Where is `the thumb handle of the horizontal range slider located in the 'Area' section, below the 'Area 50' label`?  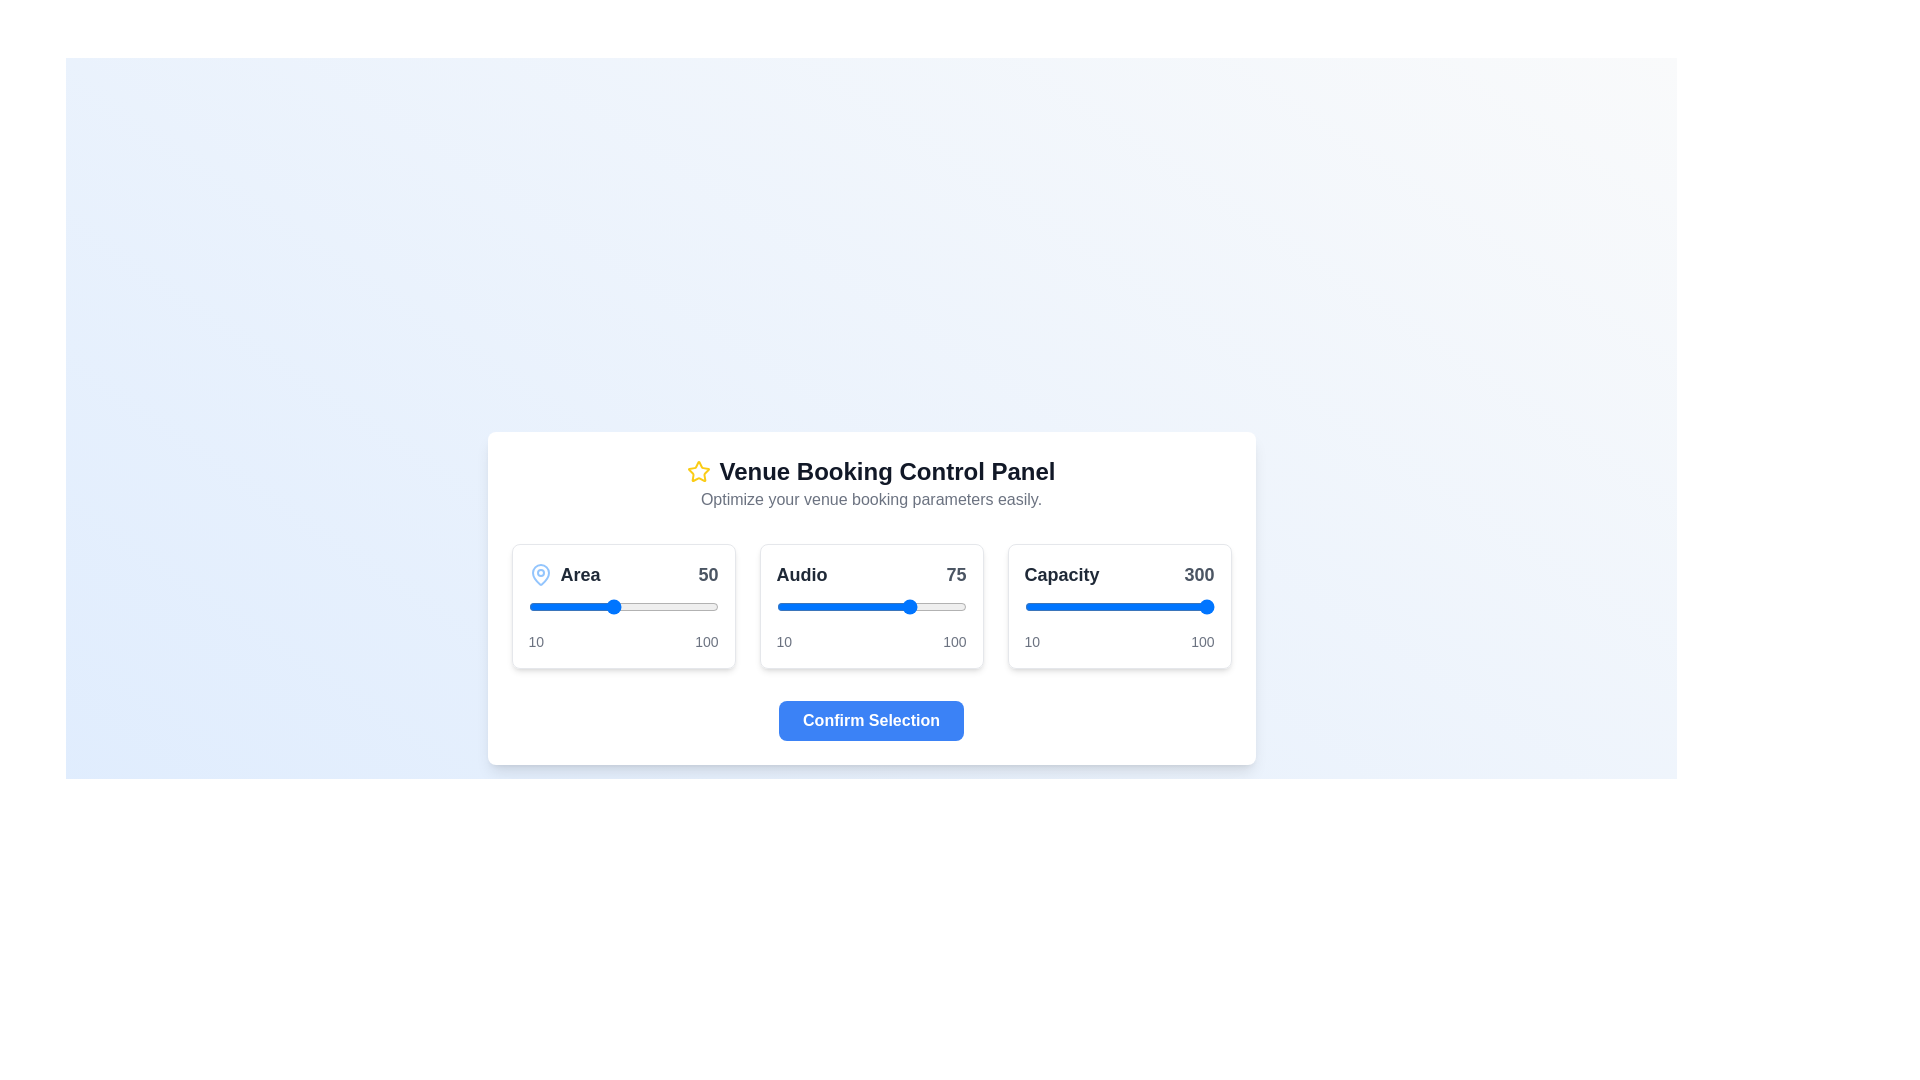 the thumb handle of the horizontal range slider located in the 'Area' section, below the 'Area 50' label is located at coordinates (622, 605).